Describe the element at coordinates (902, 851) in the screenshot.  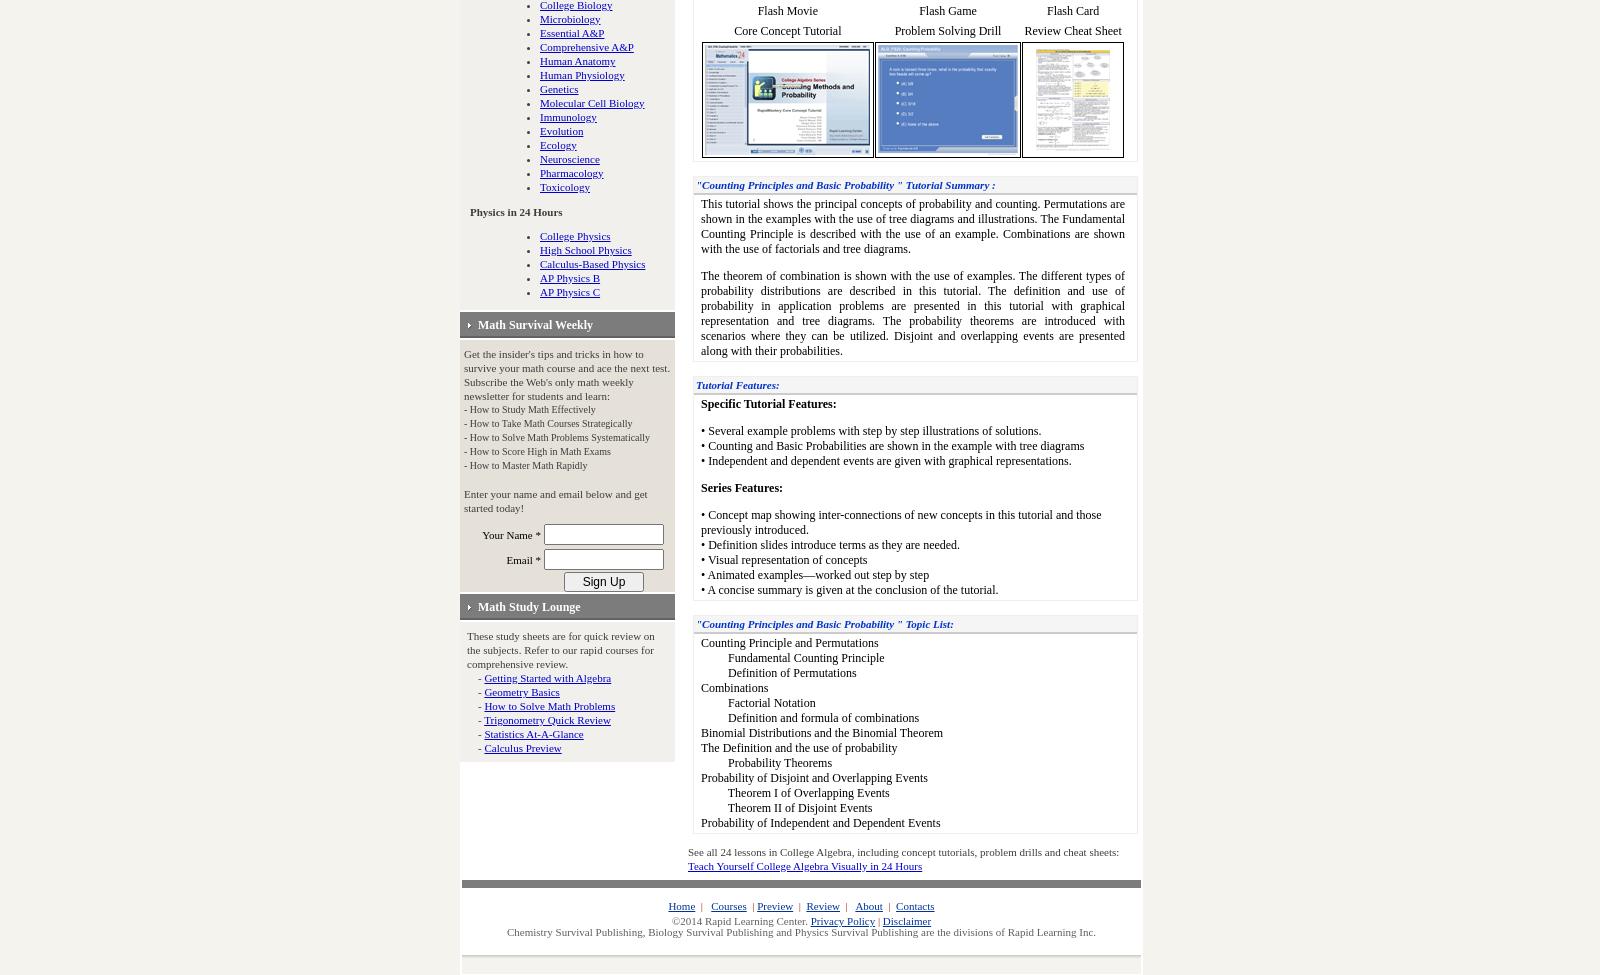
I see `'See all 24 lessons in College Algebra, including concept tutorials, problem drills and cheat sheets:'` at that location.